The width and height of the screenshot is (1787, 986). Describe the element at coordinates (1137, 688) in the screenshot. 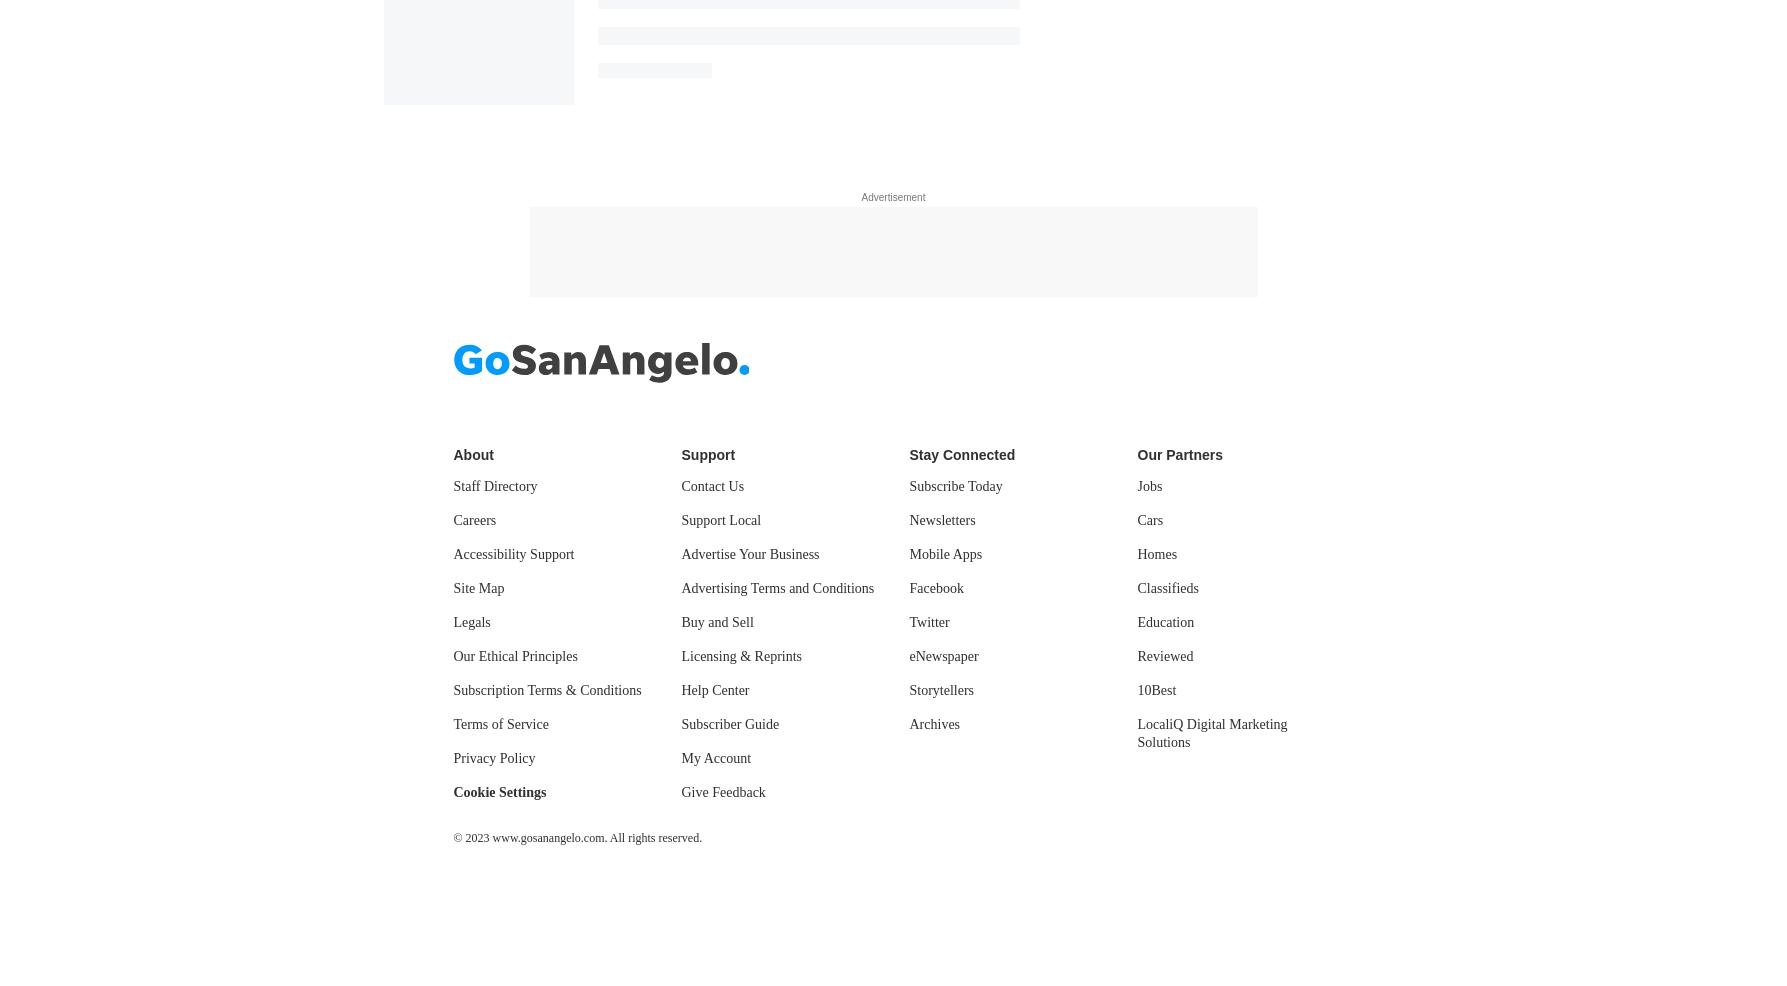

I see `'10Best'` at that location.